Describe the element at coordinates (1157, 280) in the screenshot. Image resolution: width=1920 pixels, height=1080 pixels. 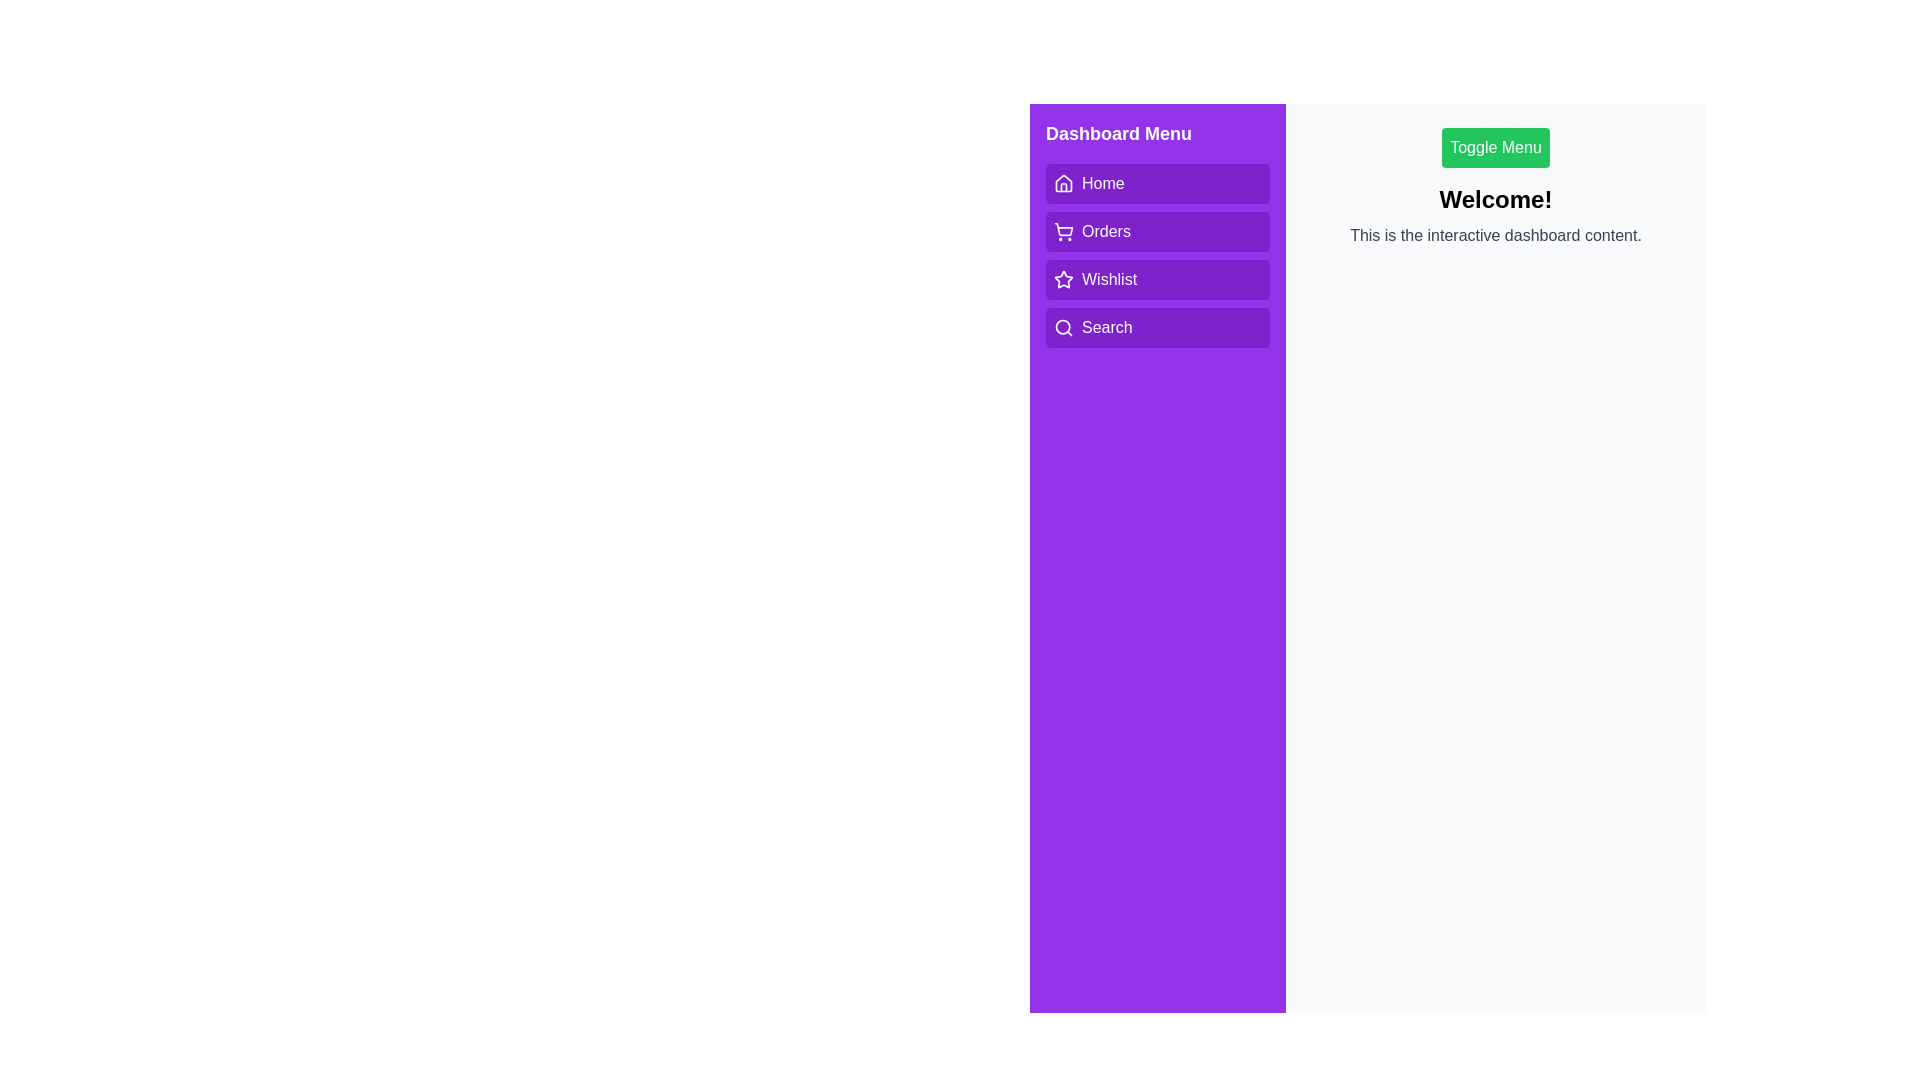
I see `the menu option Wishlist to observe the hover effect` at that location.